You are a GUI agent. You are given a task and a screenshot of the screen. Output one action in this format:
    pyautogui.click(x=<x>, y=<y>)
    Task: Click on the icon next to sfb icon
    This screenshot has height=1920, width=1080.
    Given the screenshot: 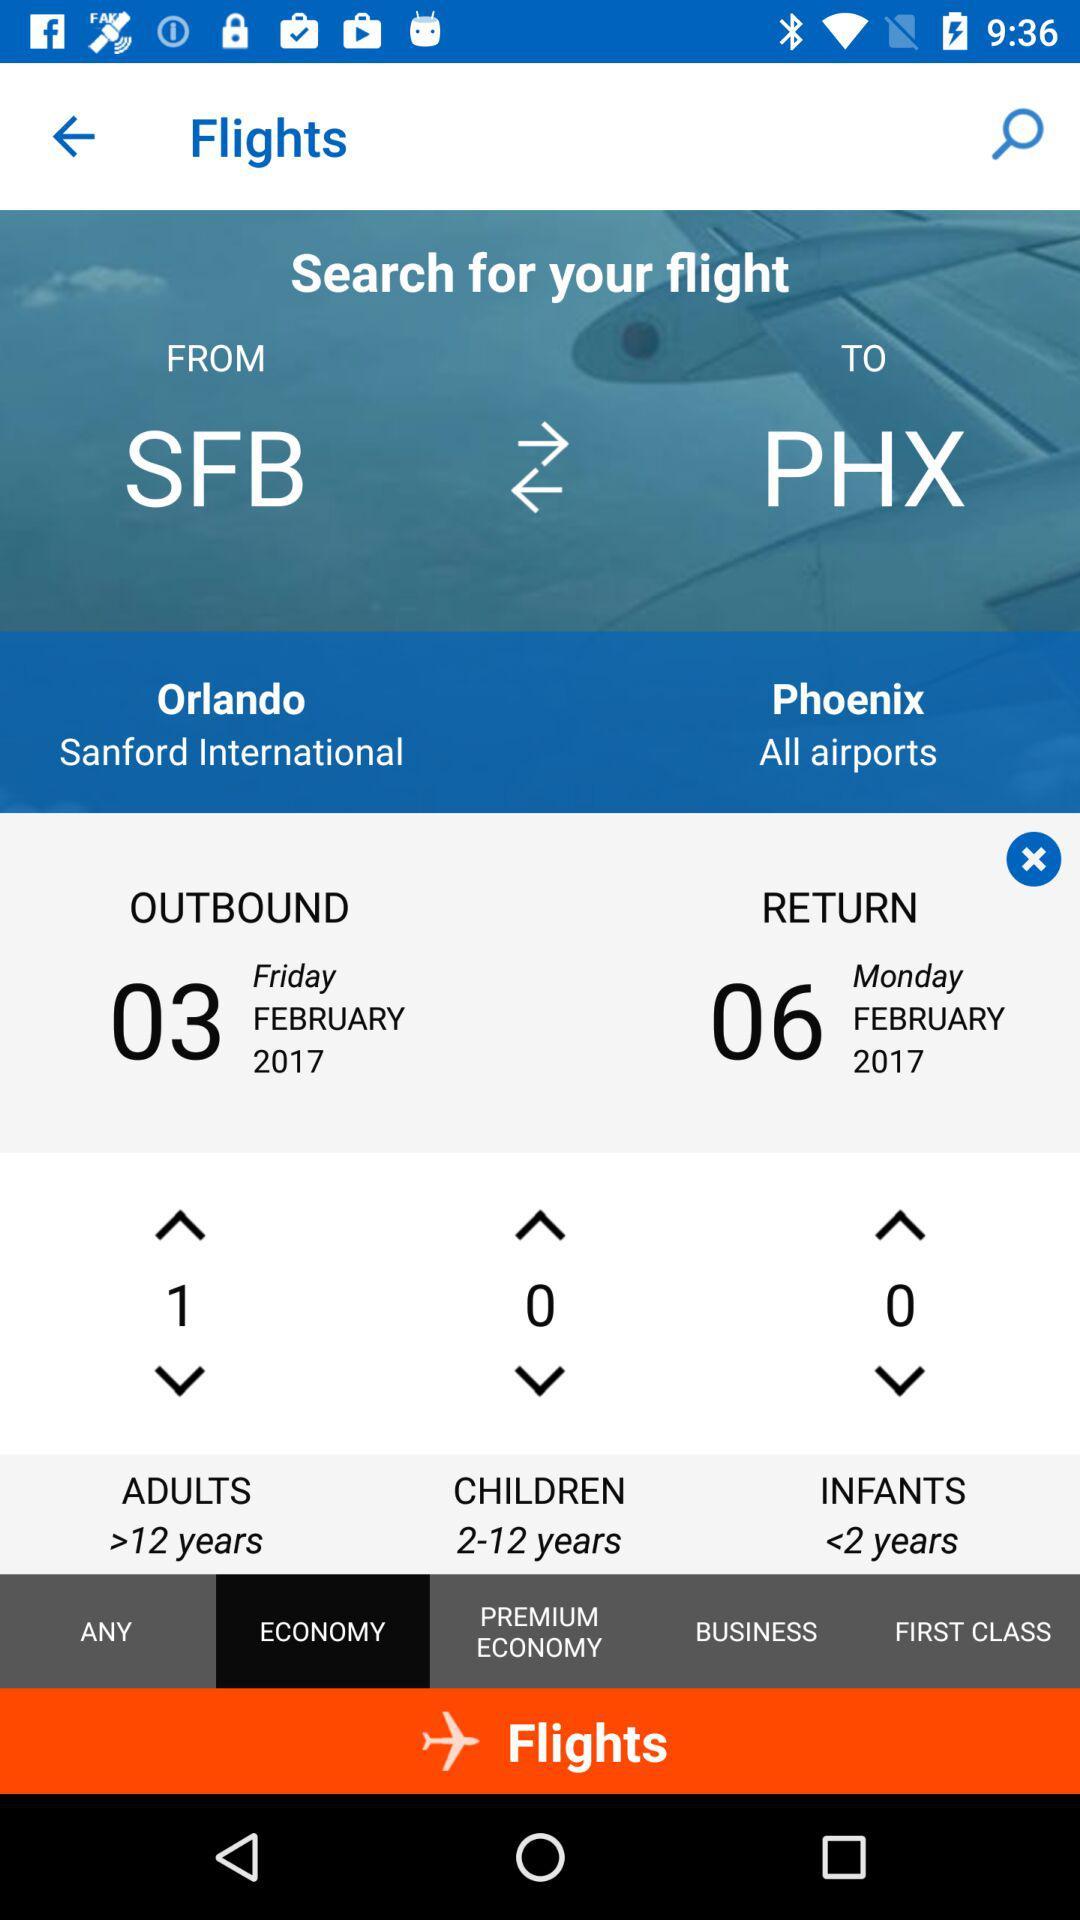 What is the action you would take?
    pyautogui.click(x=538, y=466)
    